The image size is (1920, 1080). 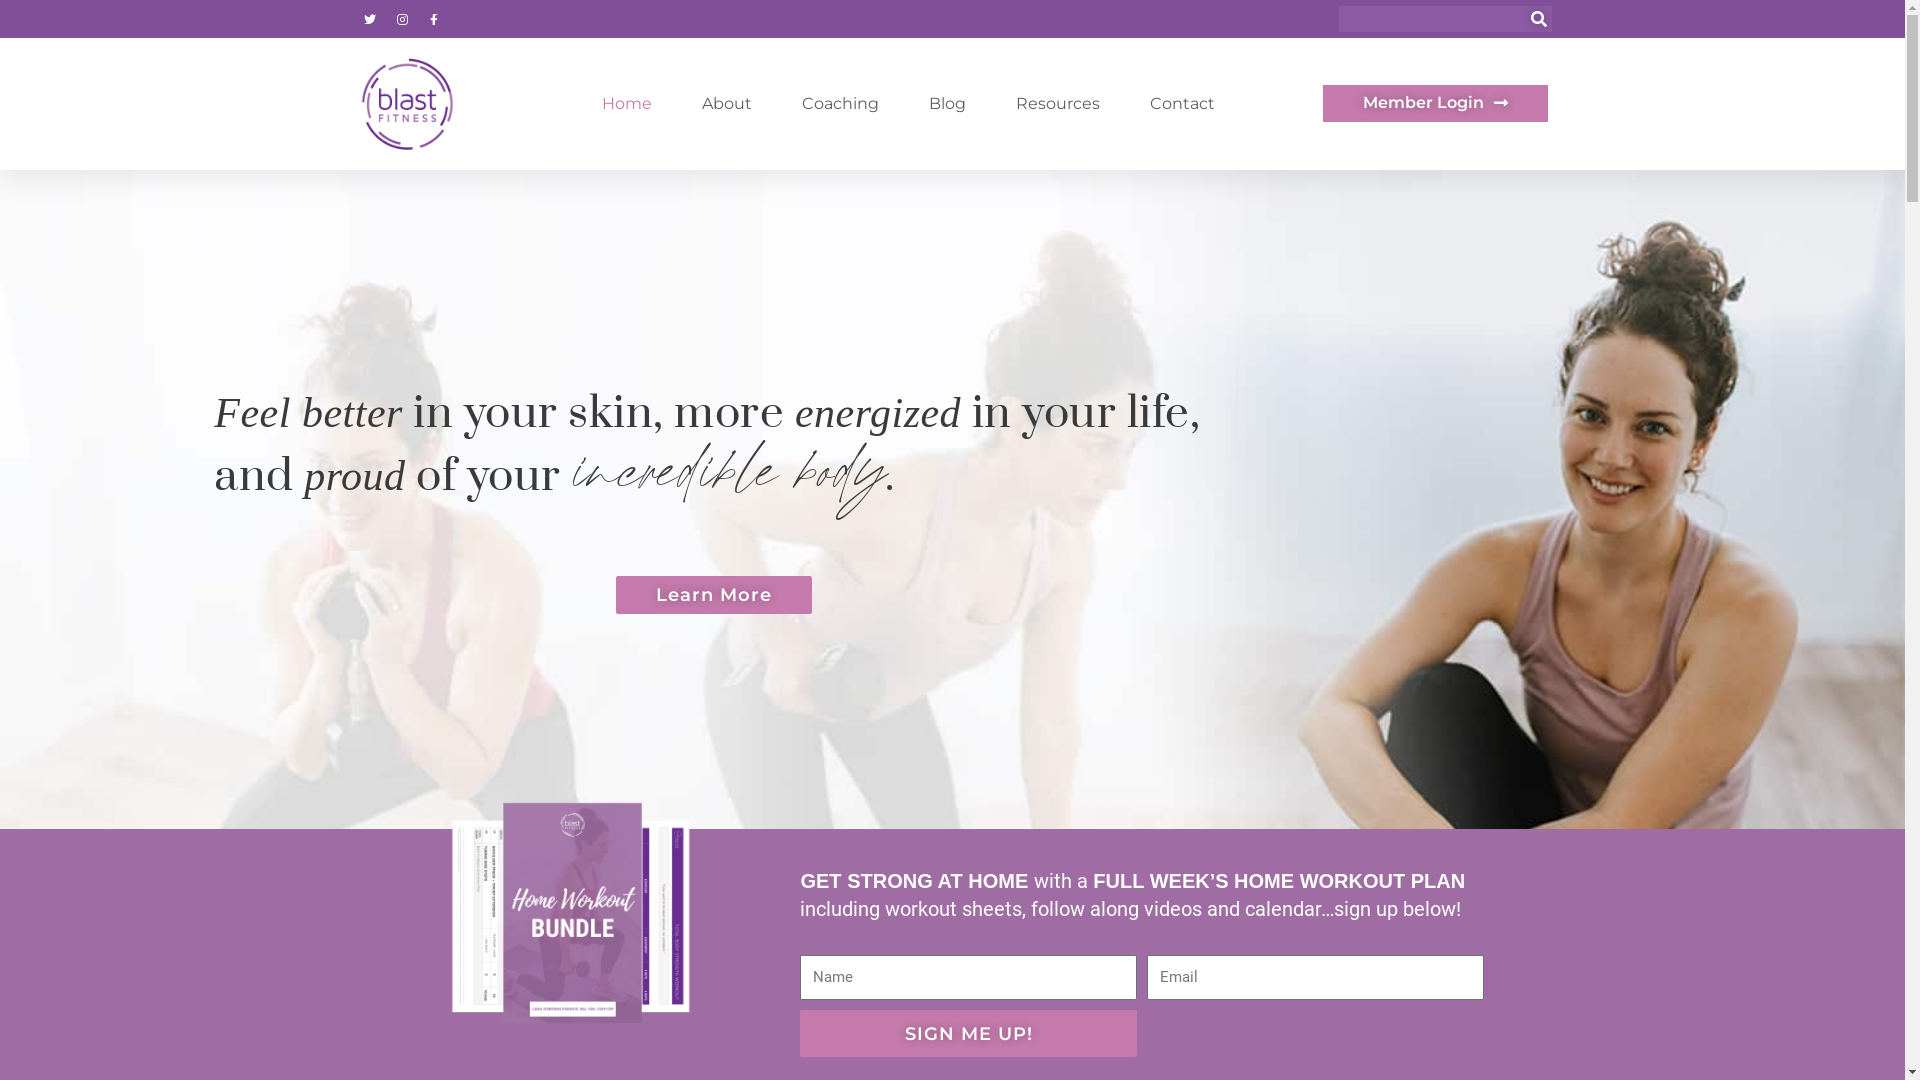 I want to click on 'Search', so click(x=1538, y=19).